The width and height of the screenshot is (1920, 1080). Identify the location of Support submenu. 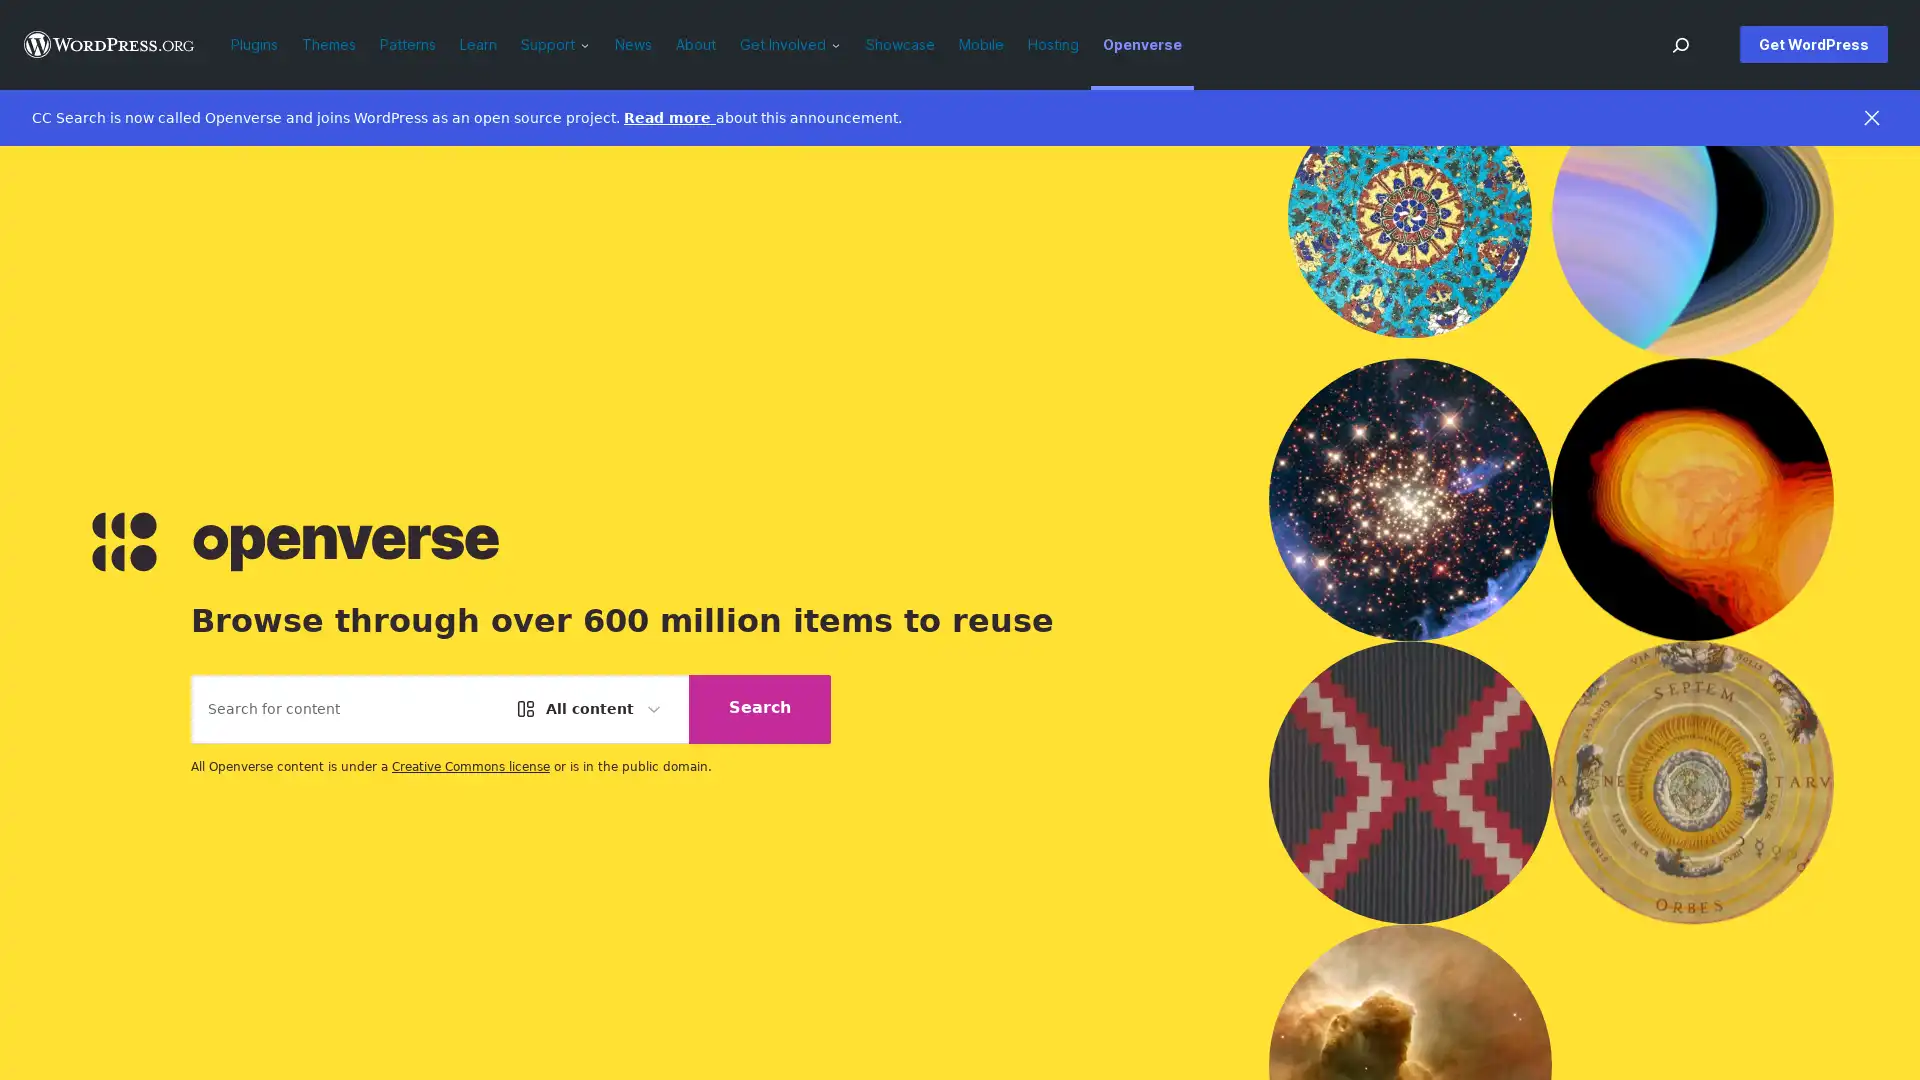
(589, 44).